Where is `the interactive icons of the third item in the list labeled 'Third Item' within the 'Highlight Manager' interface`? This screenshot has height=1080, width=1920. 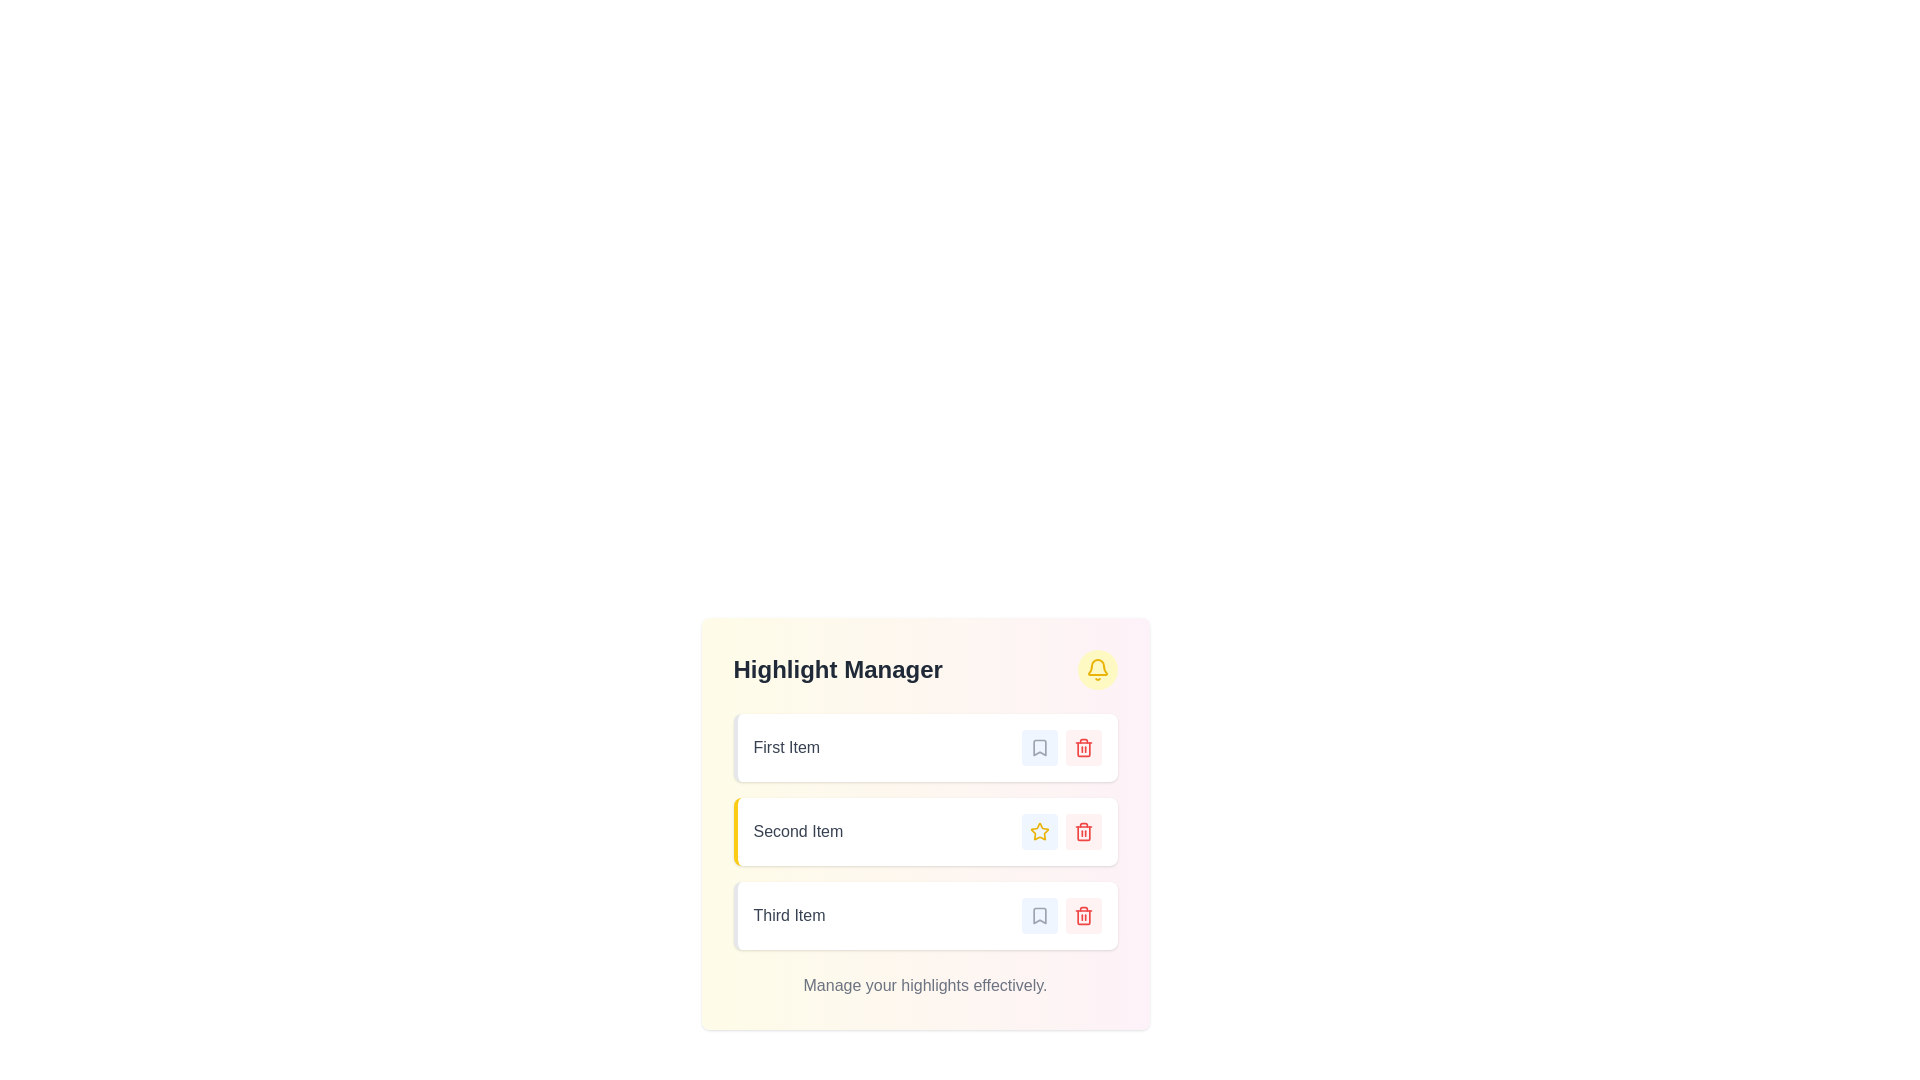 the interactive icons of the third item in the list labeled 'Third Item' within the 'Highlight Manager' interface is located at coordinates (924, 915).